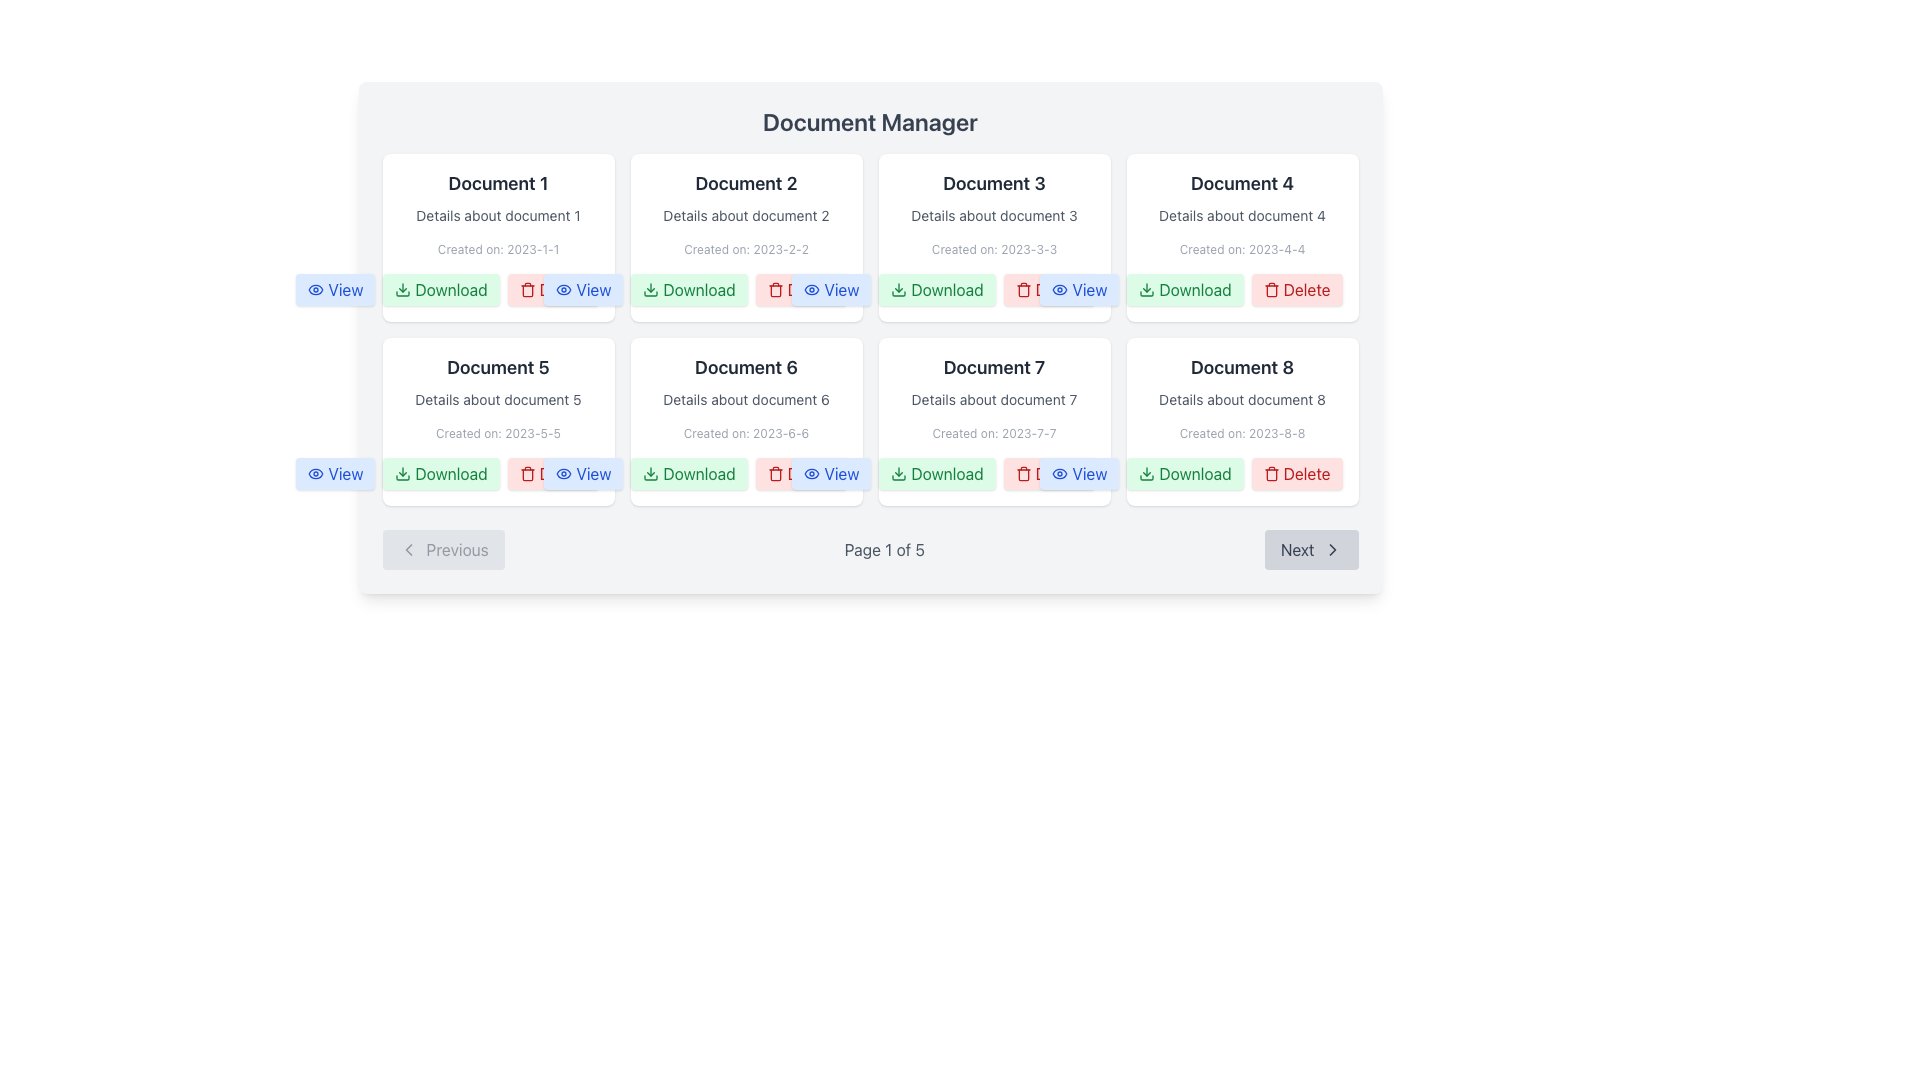 The height and width of the screenshot is (1080, 1920). I want to click on the eye icon located within the 'View' button in the top-left corner of Document 7 in the Document Manager interface, so click(1059, 474).